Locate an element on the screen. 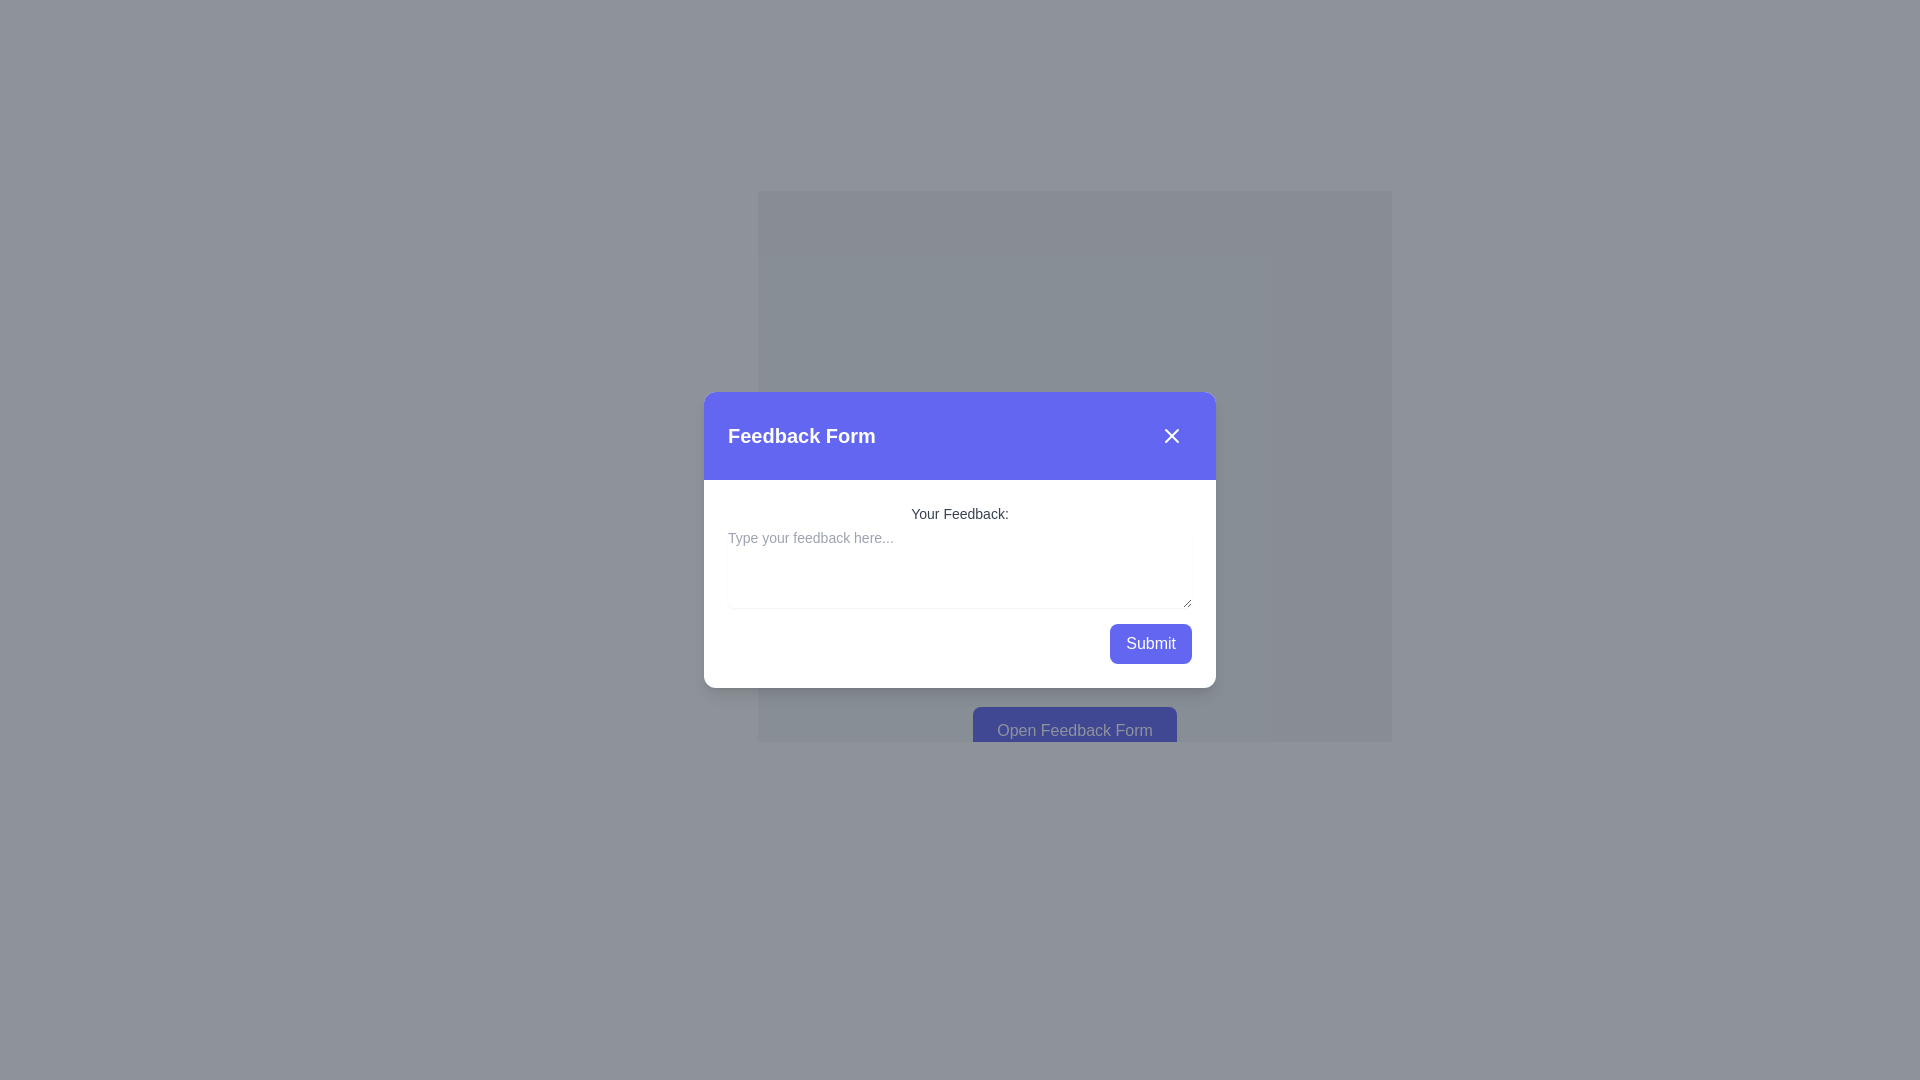 This screenshot has width=1920, height=1080. the 'Submit' button with a blue background and white text located at the bottom-right corner of the feedback form modal is located at coordinates (1151, 644).